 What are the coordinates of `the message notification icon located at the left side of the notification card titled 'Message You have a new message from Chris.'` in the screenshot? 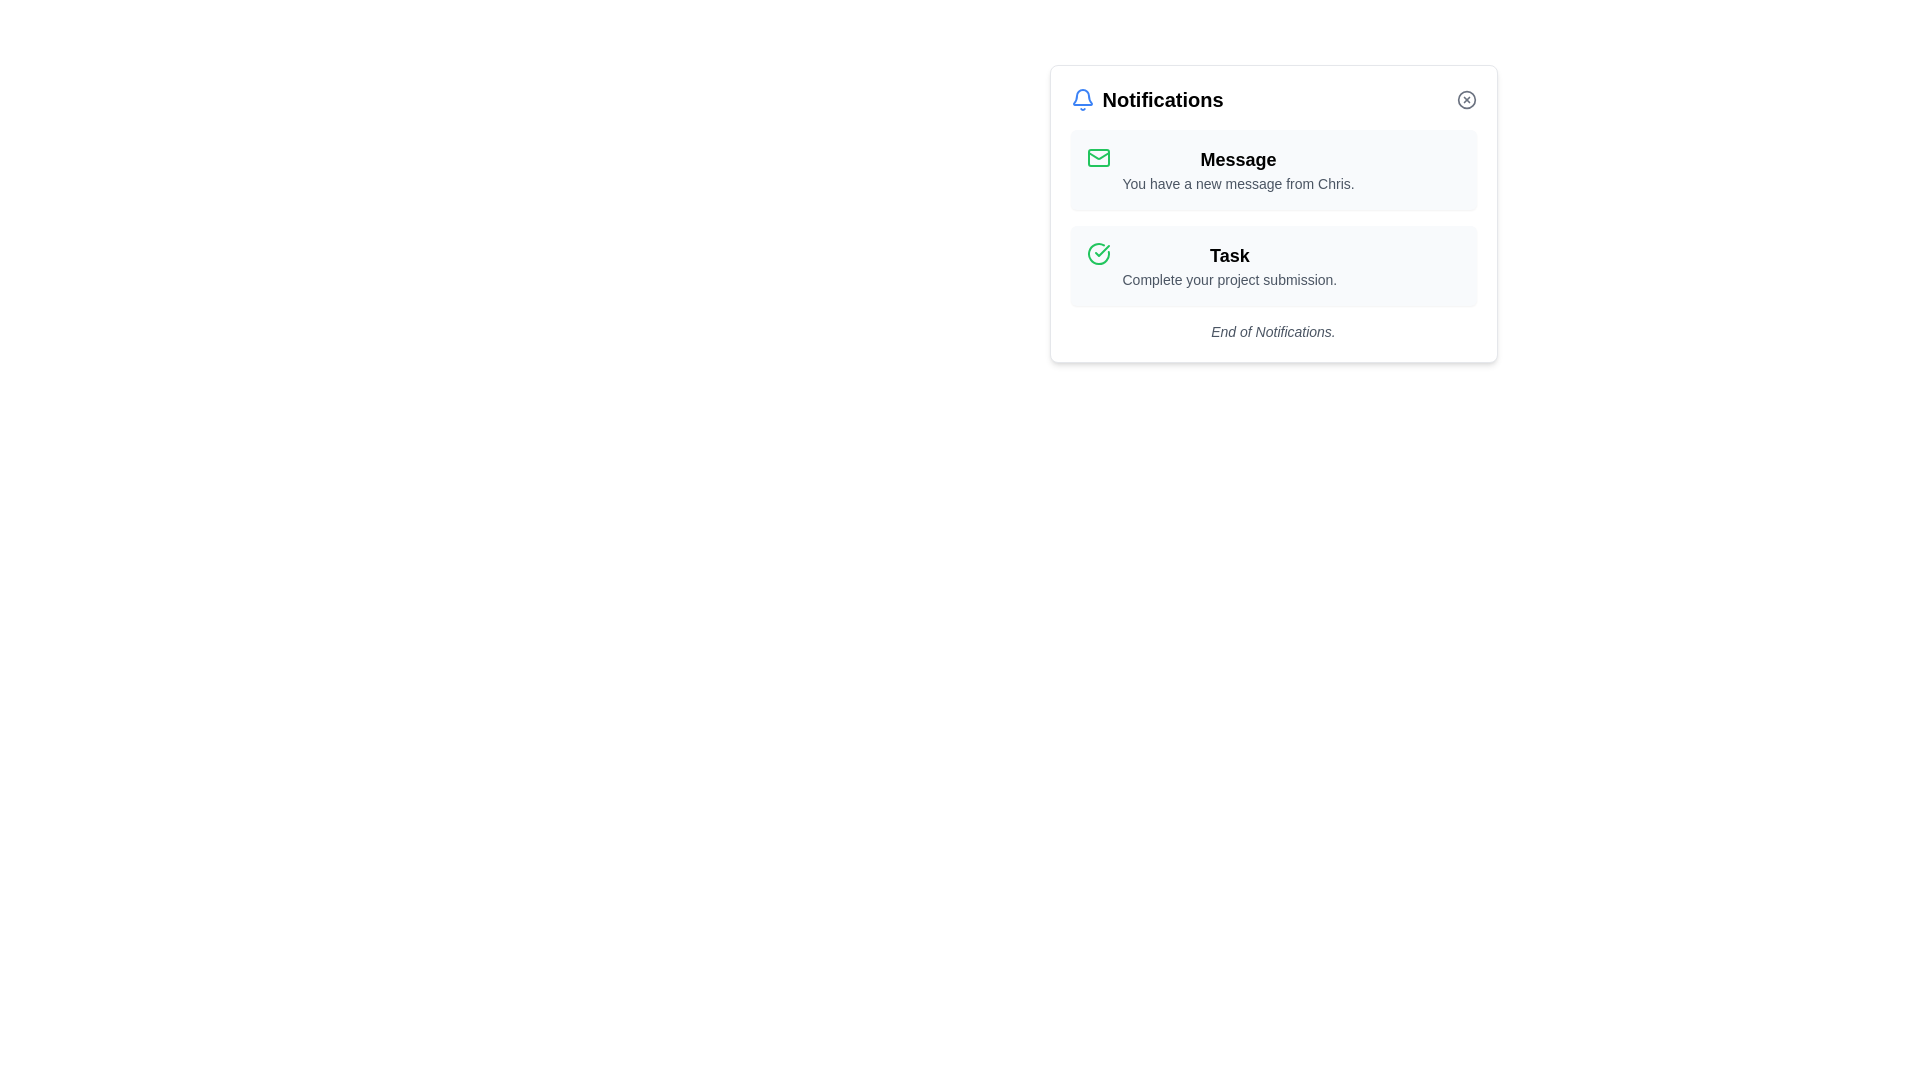 It's located at (1097, 157).